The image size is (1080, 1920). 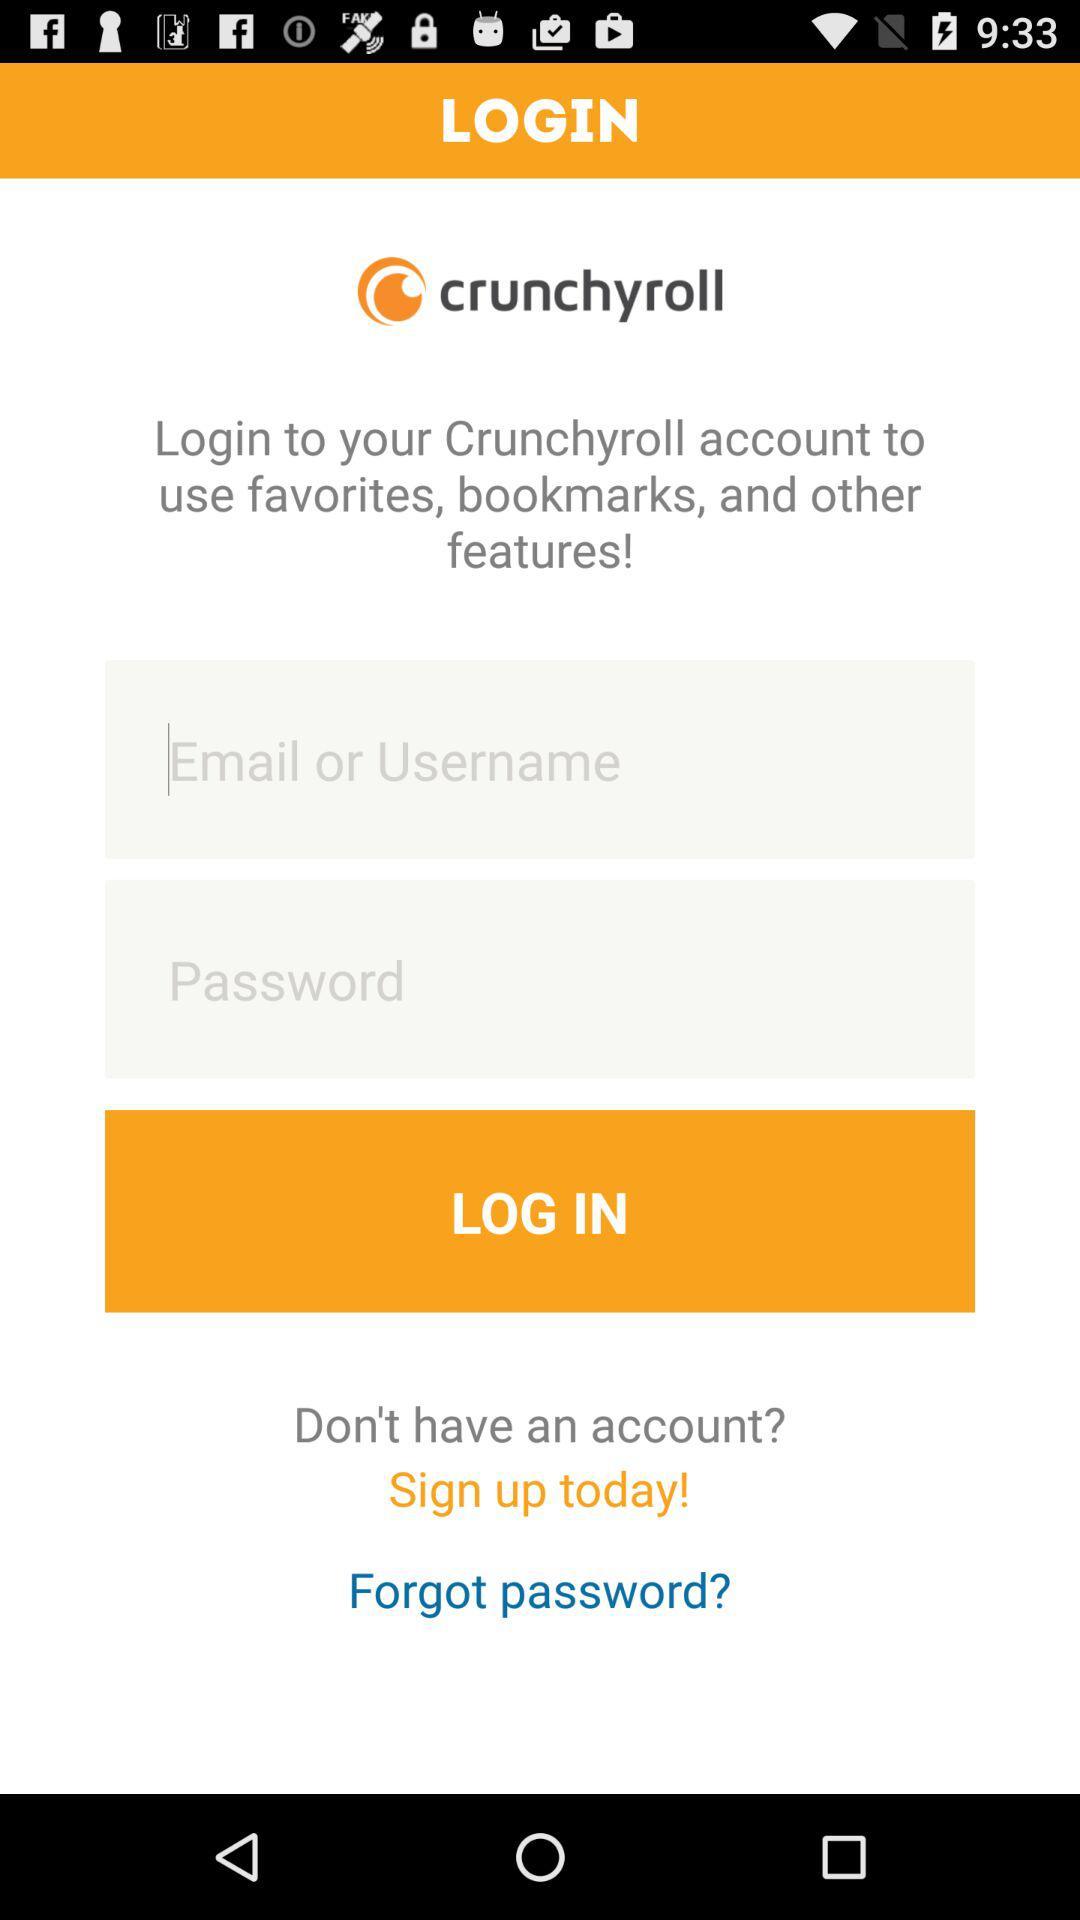 What do you see at coordinates (538, 1422) in the screenshot?
I see `icon below log in app` at bounding box center [538, 1422].